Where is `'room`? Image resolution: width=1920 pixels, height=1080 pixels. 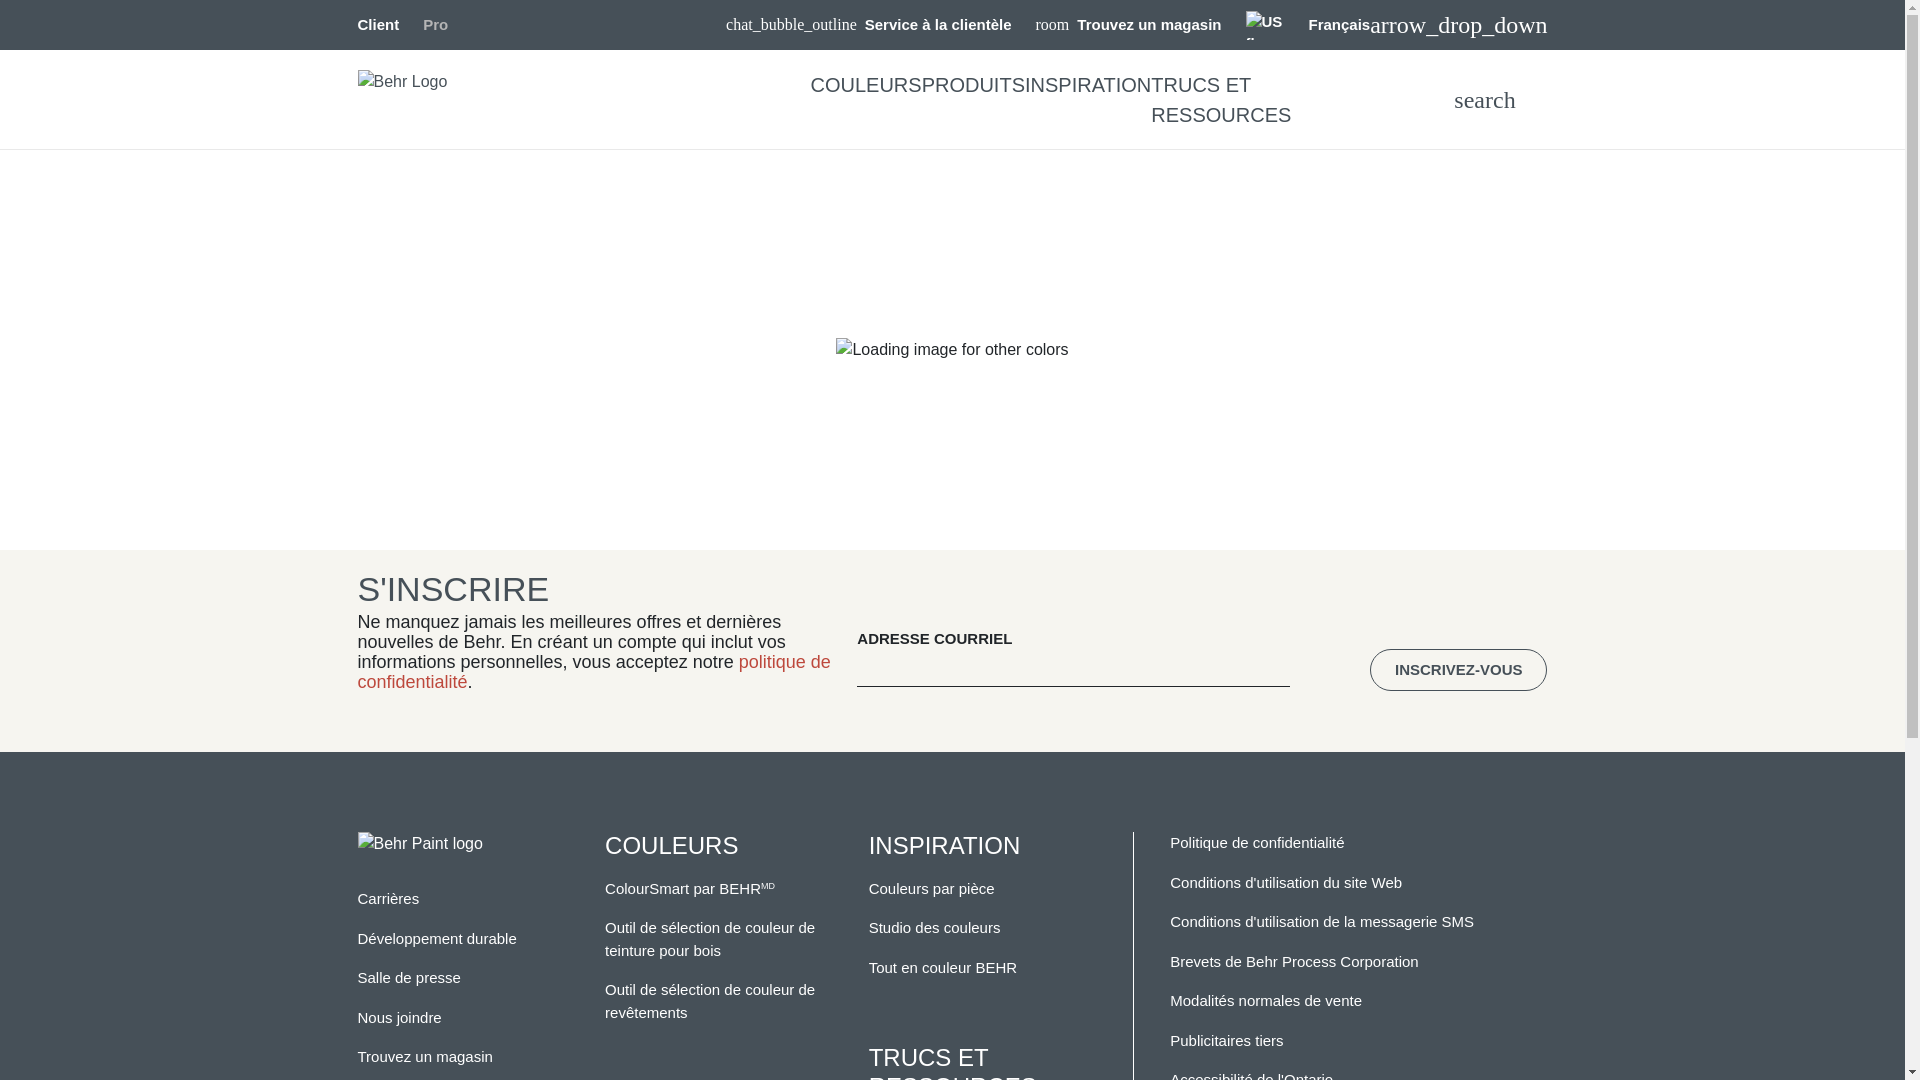 'room is located at coordinates (1128, 25).